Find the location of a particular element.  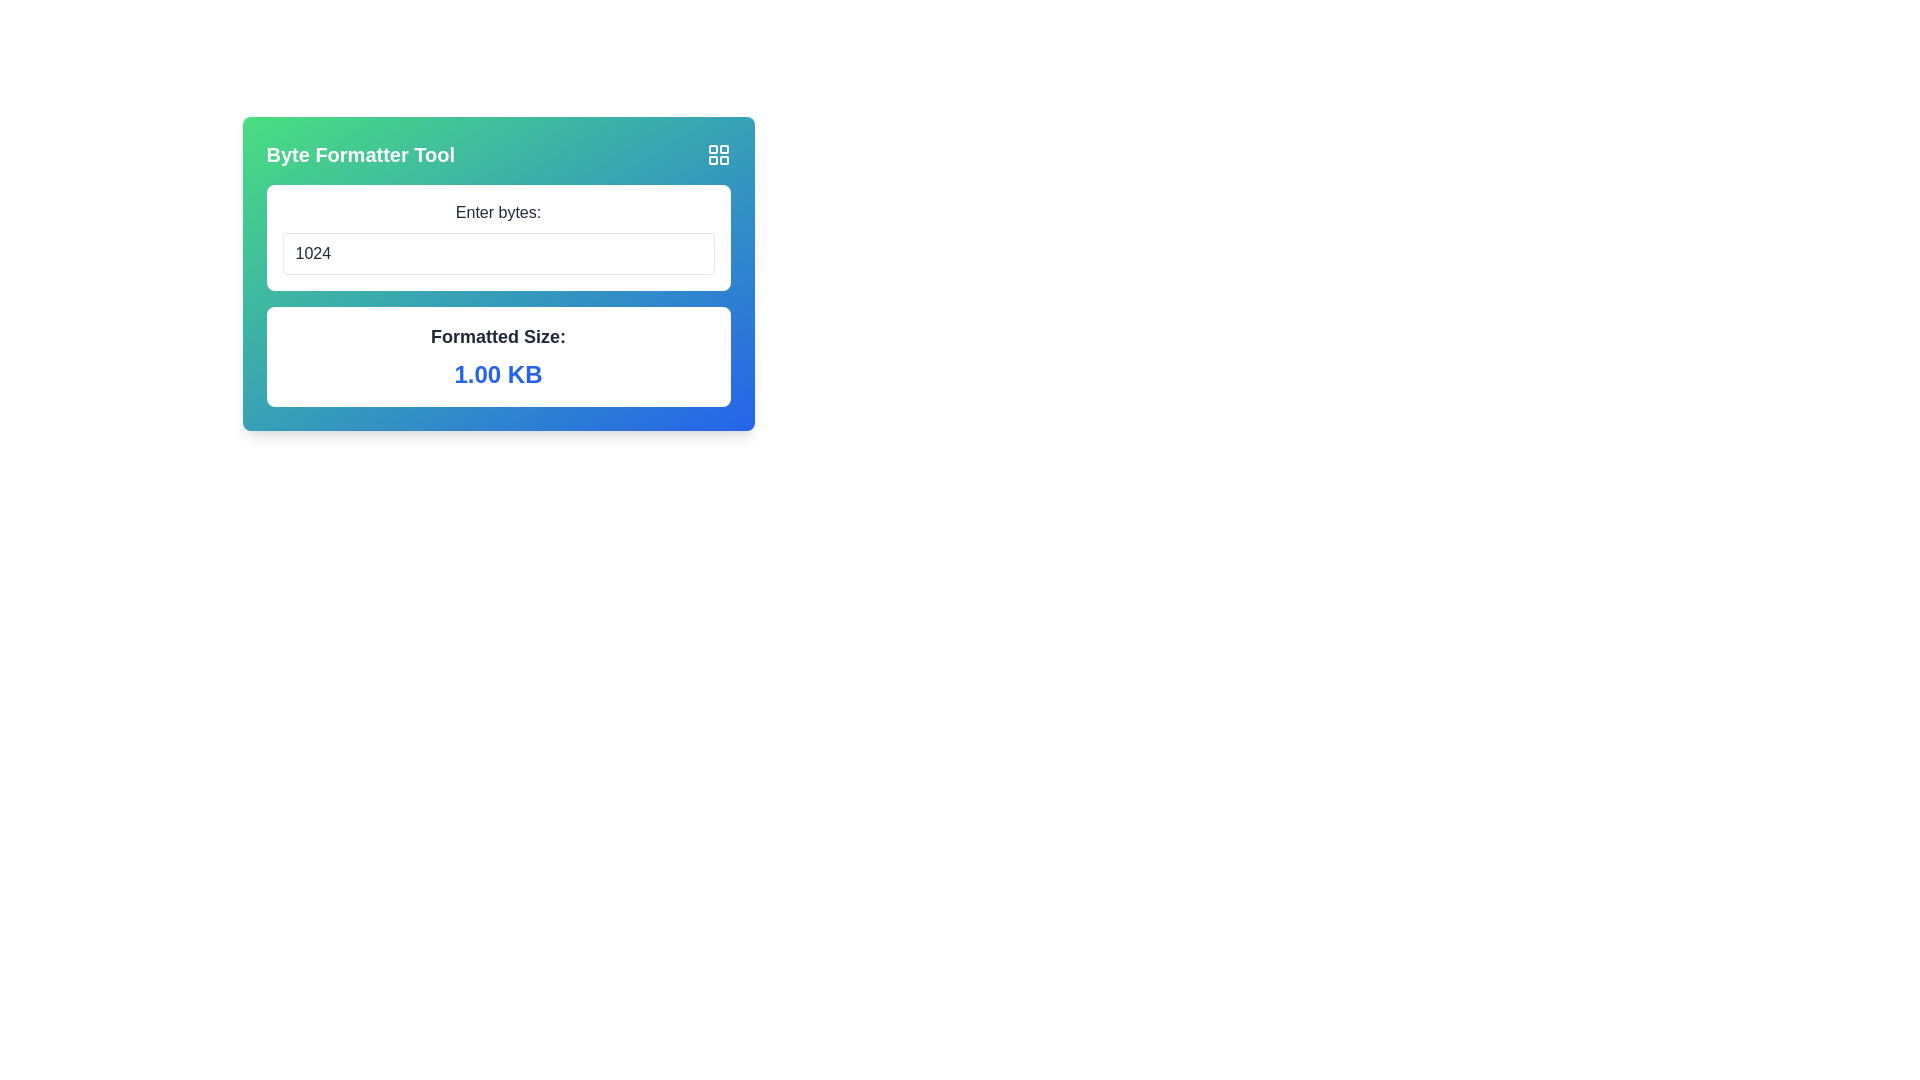

the formatted output in the panel labeled 'Formatted Size:' which contains the value '1.00 KB' is located at coordinates (498, 273).